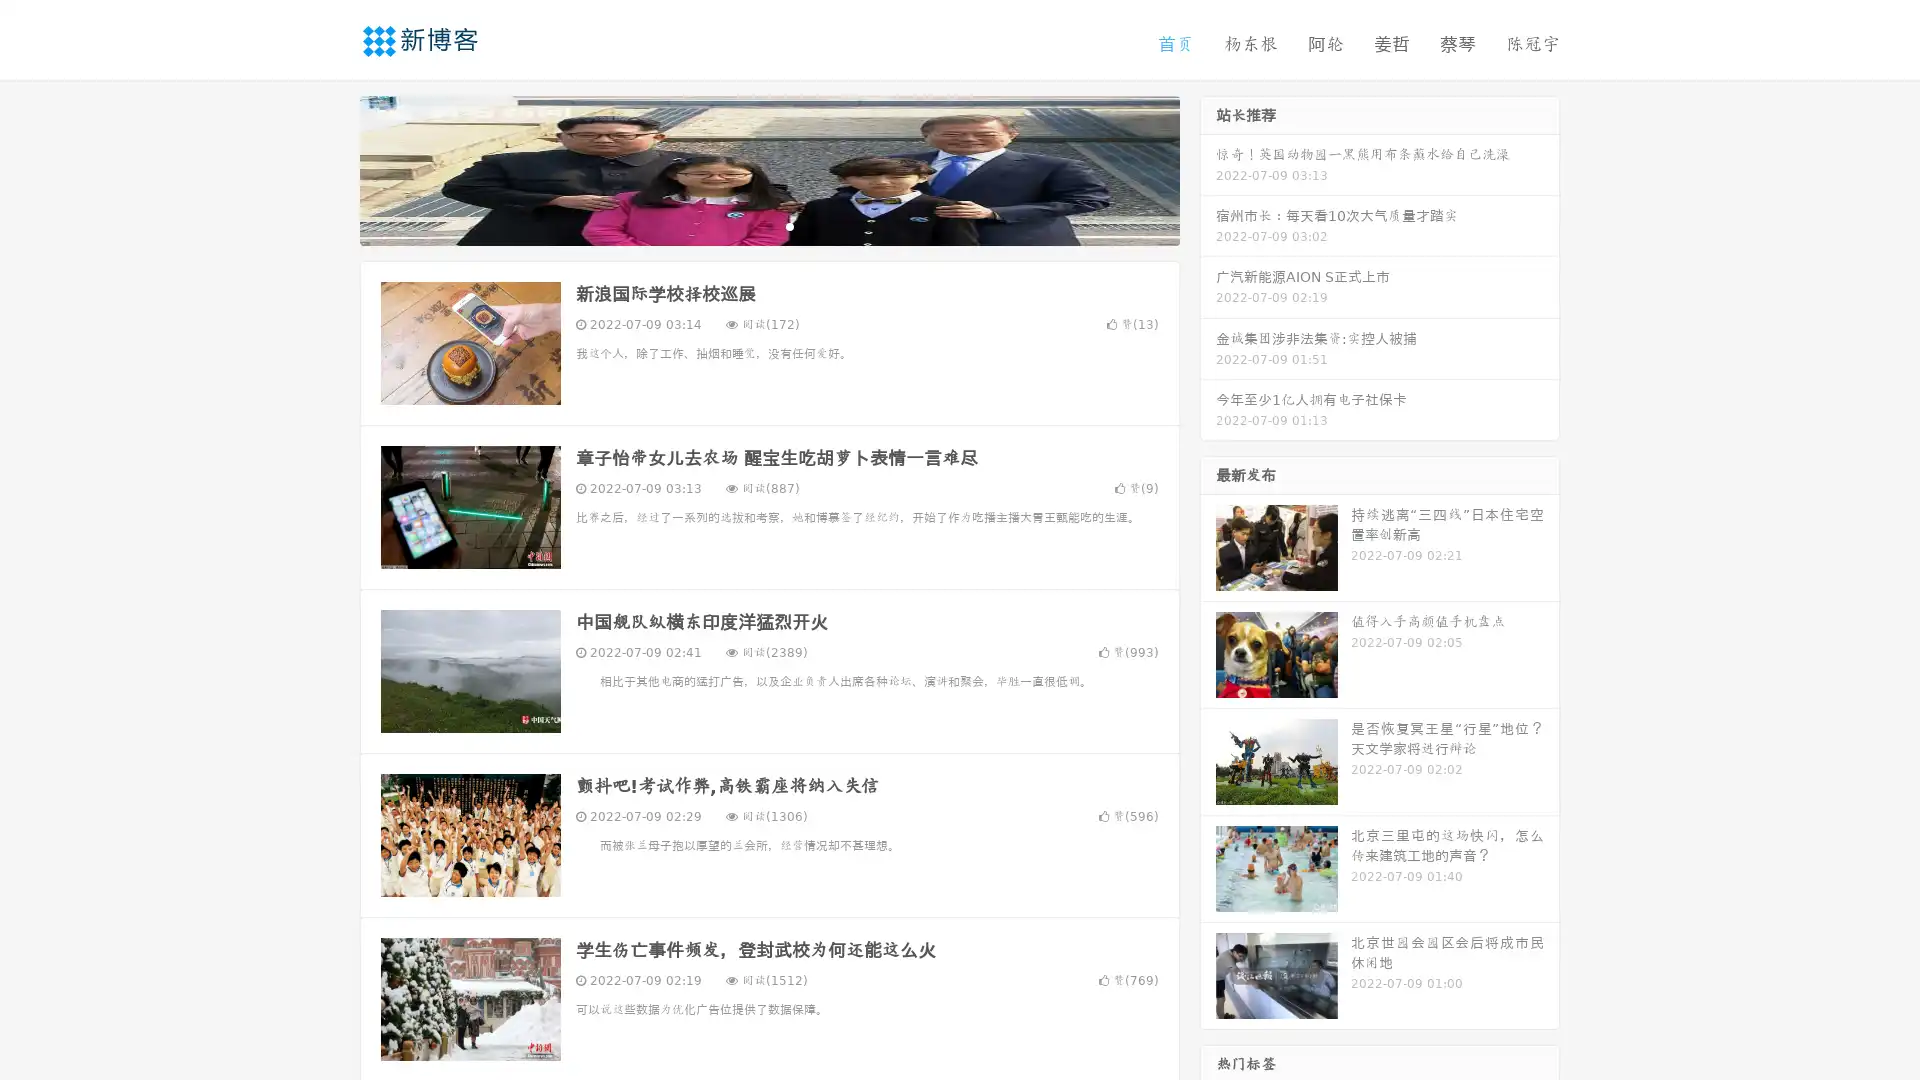 The width and height of the screenshot is (1920, 1080). What do you see at coordinates (789, 225) in the screenshot?
I see `Go to slide 3` at bounding box center [789, 225].